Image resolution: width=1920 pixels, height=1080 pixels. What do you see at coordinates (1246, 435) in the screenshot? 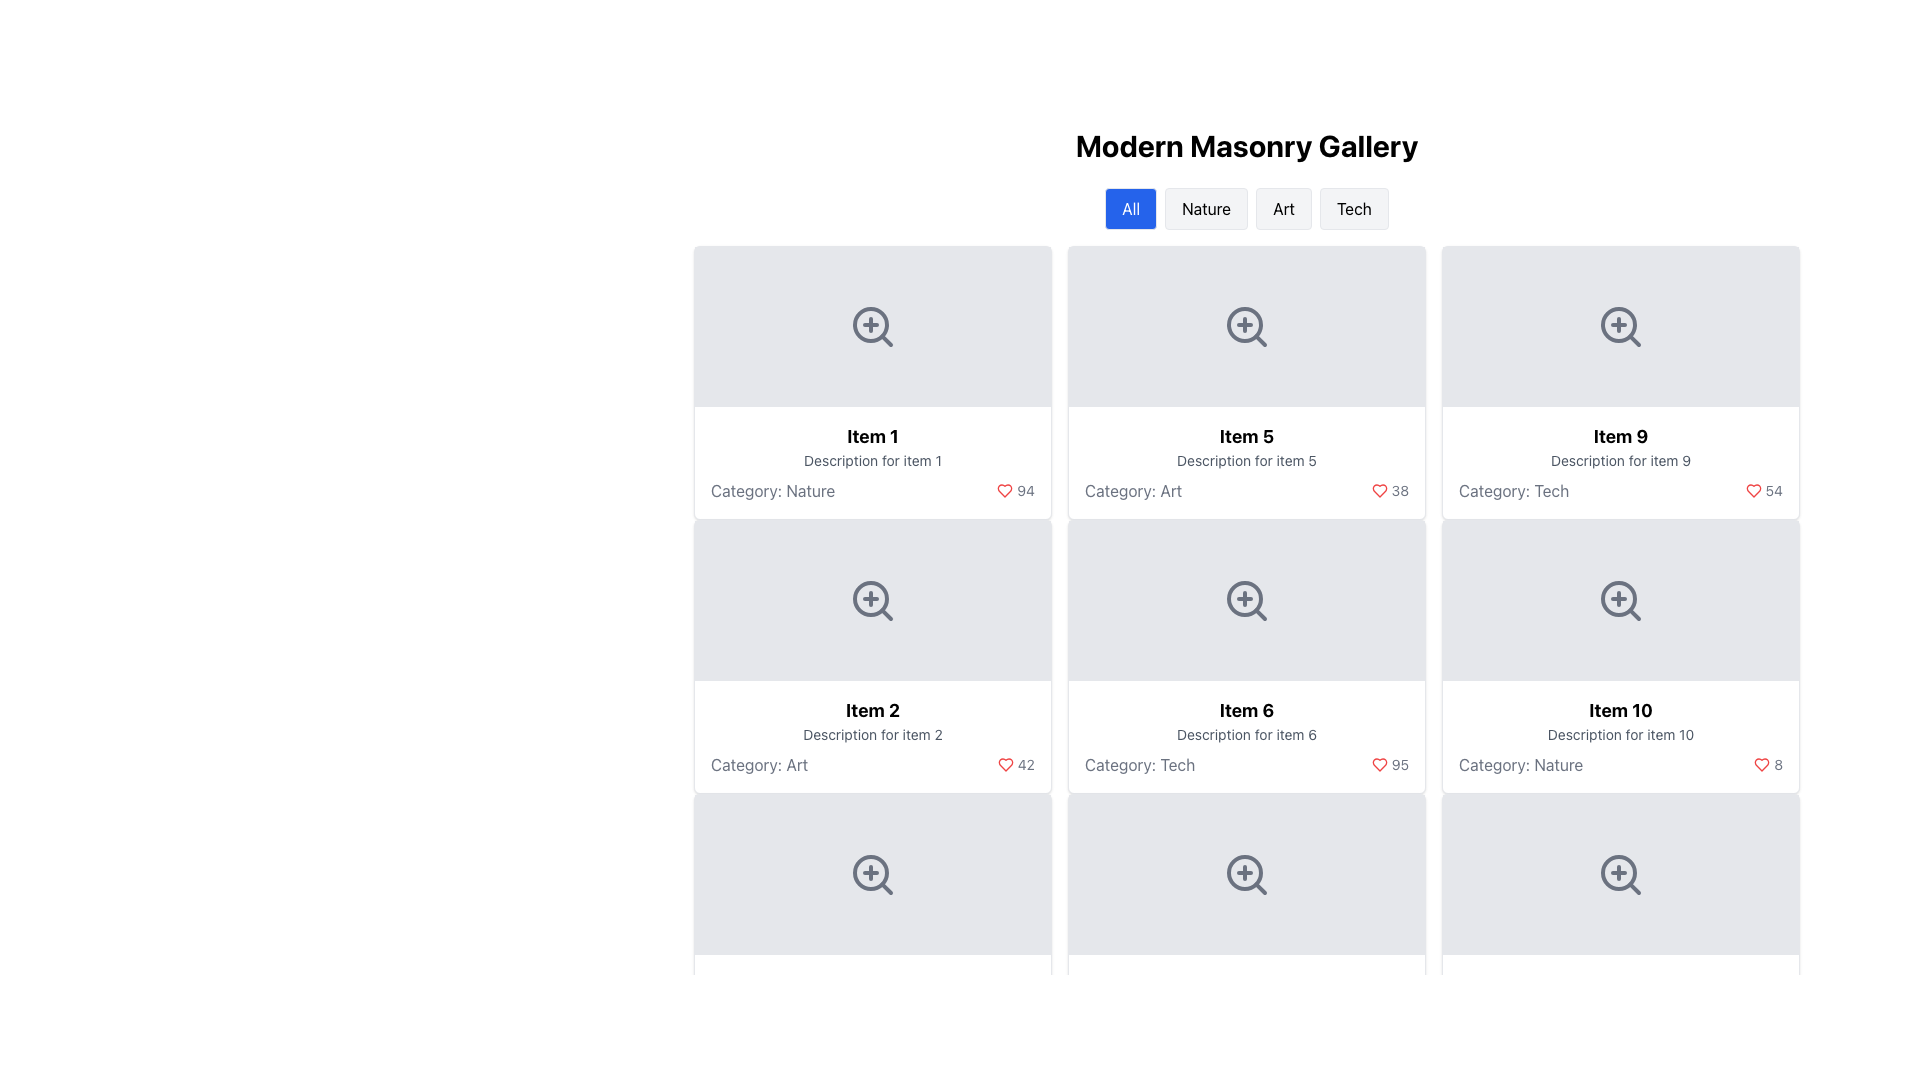
I see `the text element reading 'Item 5', which is bold and large, located at the top of its card in the second column of a grid layout` at bounding box center [1246, 435].